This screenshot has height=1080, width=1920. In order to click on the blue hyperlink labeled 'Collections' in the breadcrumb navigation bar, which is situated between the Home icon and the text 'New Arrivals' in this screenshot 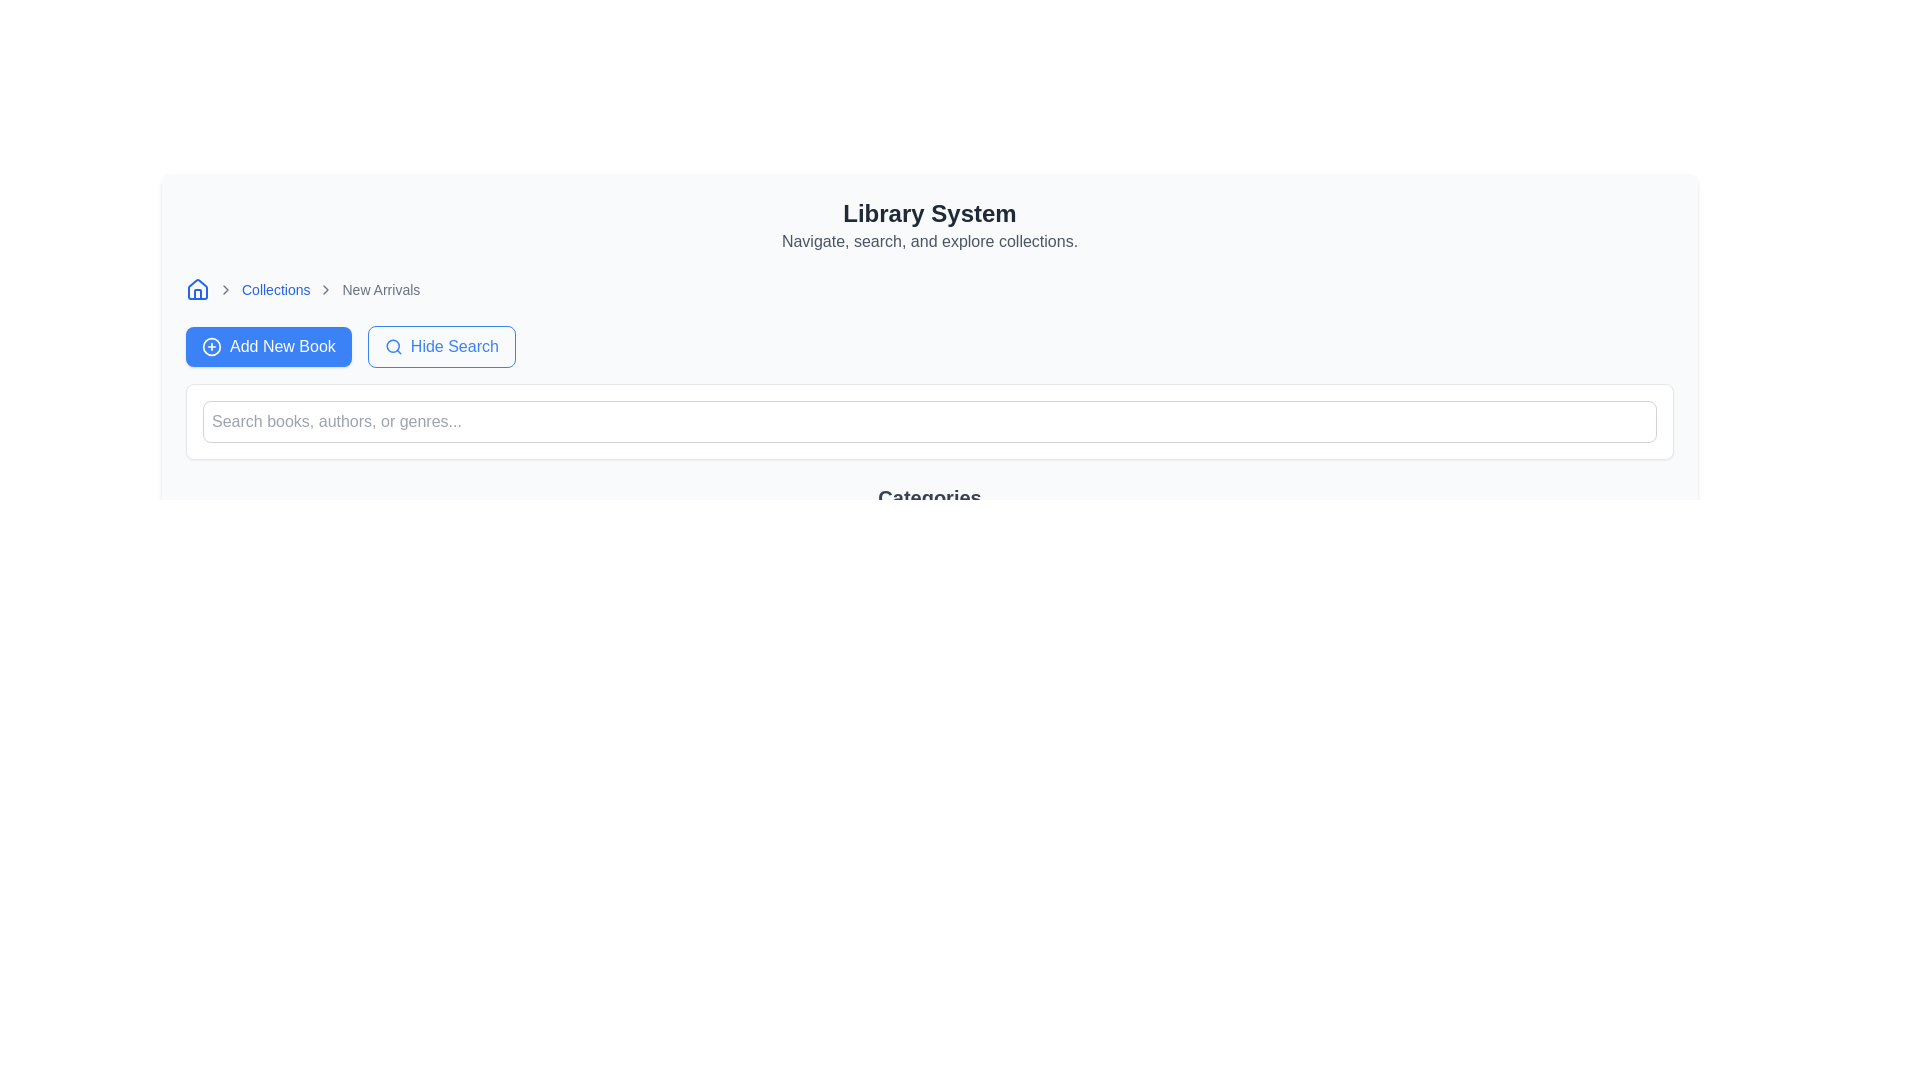, I will do `click(275, 289)`.